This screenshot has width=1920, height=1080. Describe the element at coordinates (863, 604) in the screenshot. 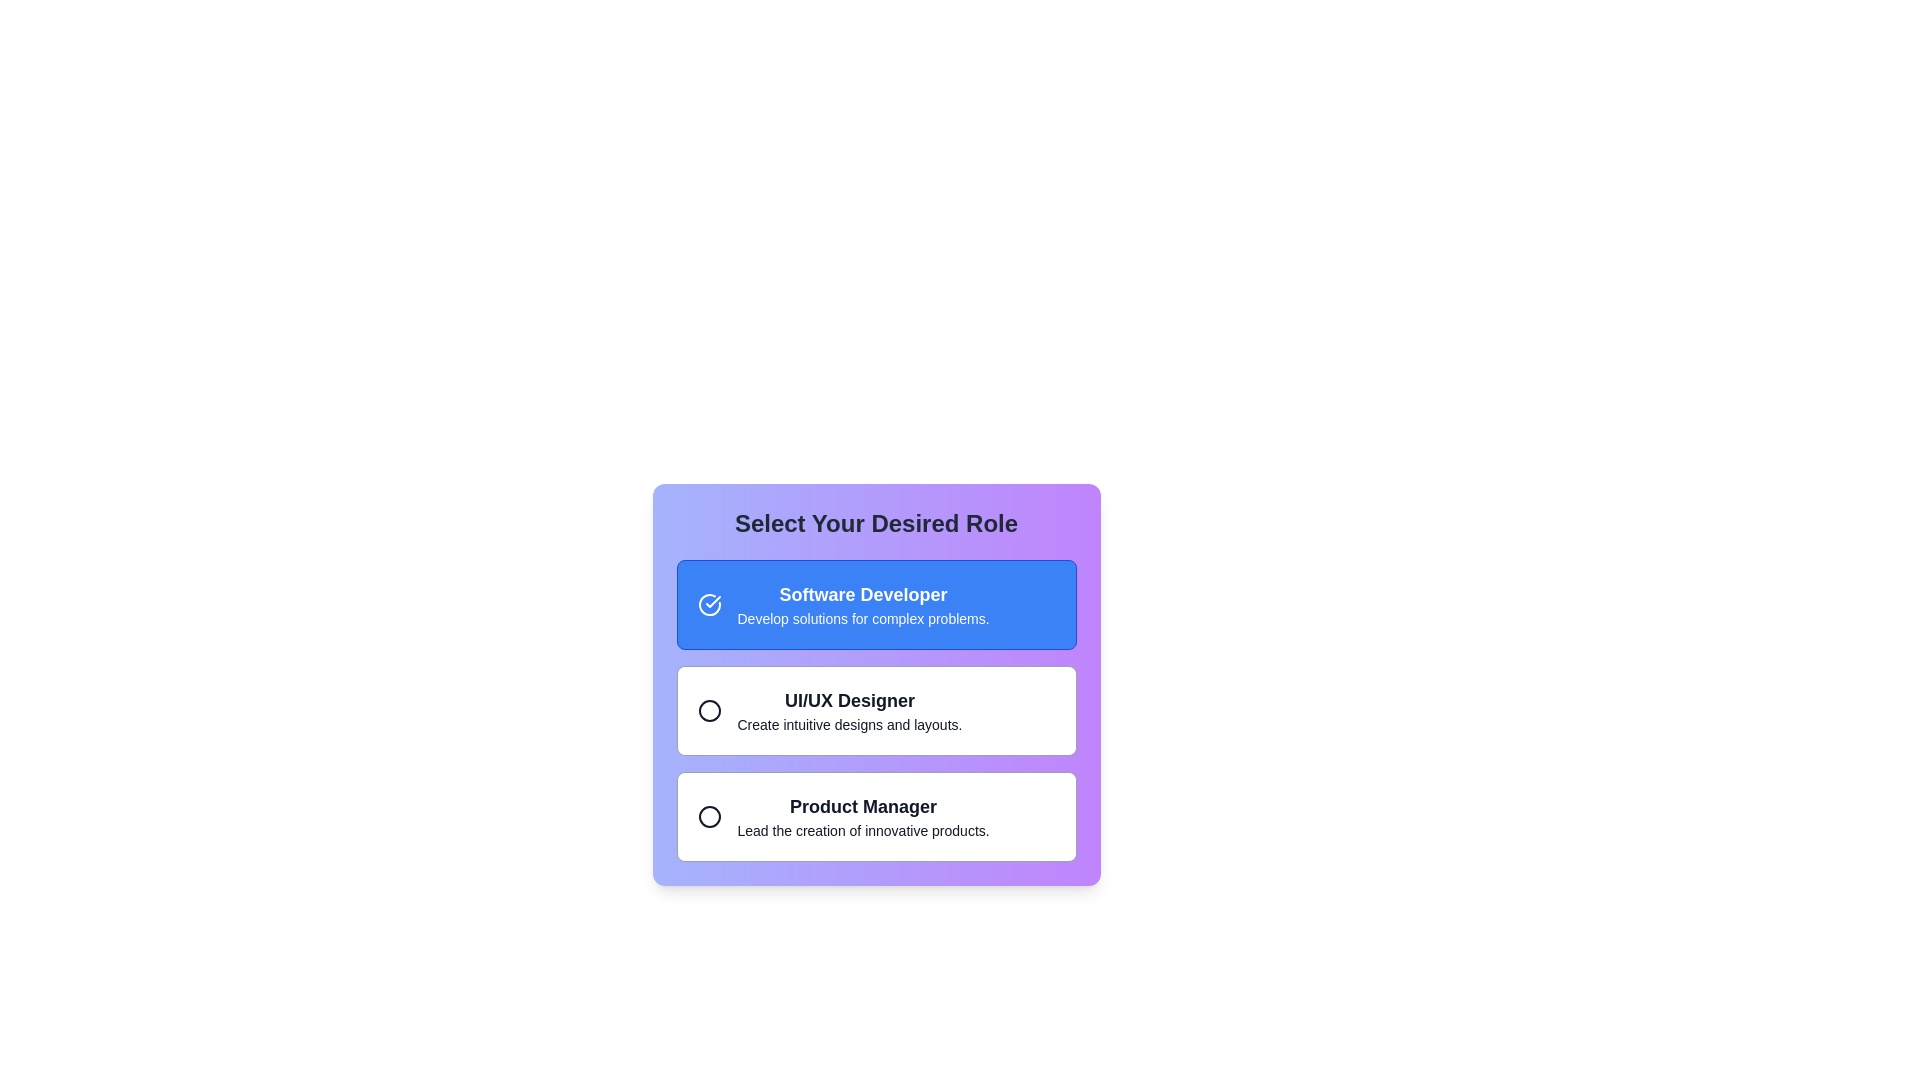

I see `the first selectable list item displaying 'Software Developer'` at that location.